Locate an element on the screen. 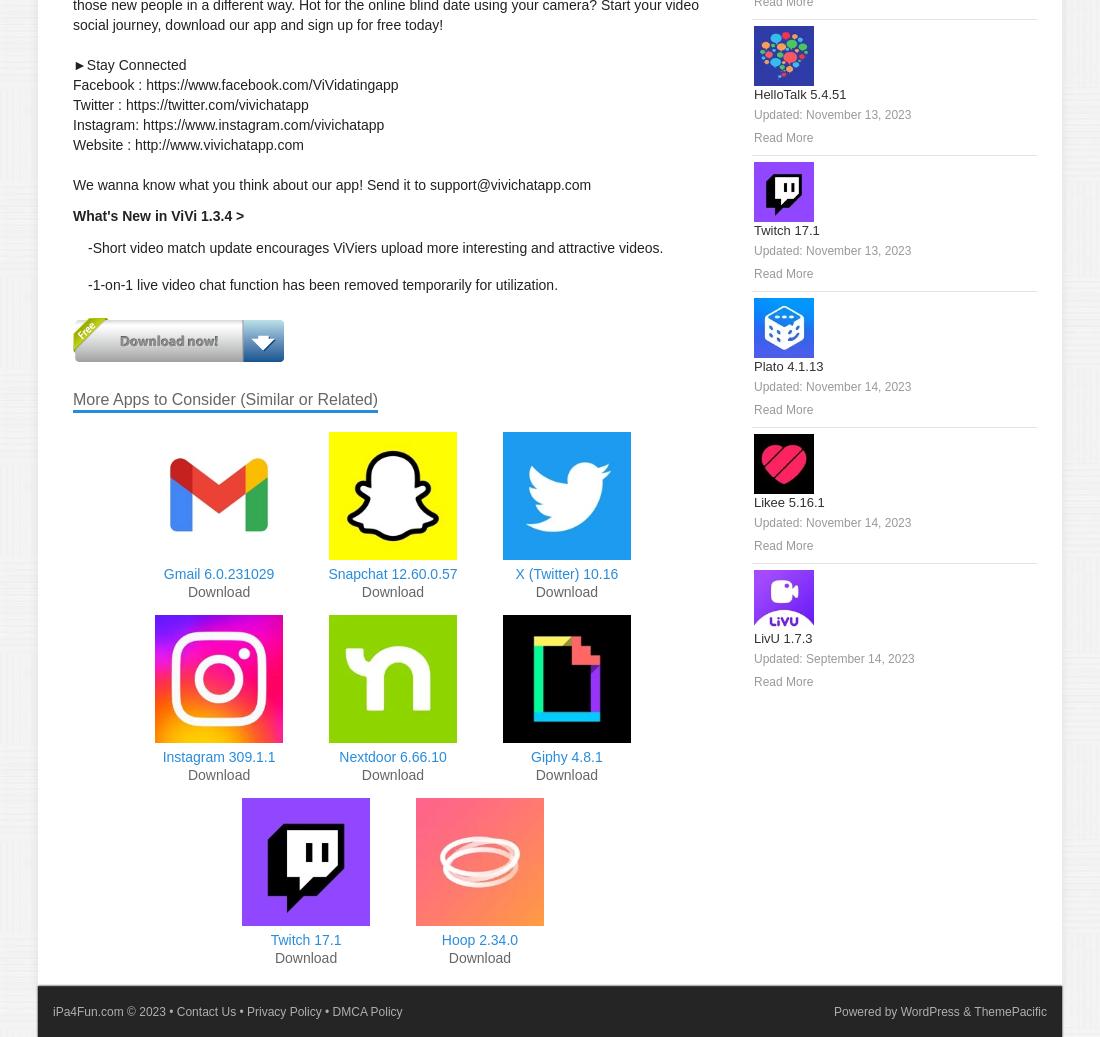 The width and height of the screenshot is (1100, 1037). 'Plato 4.1.13' is located at coordinates (753, 365).